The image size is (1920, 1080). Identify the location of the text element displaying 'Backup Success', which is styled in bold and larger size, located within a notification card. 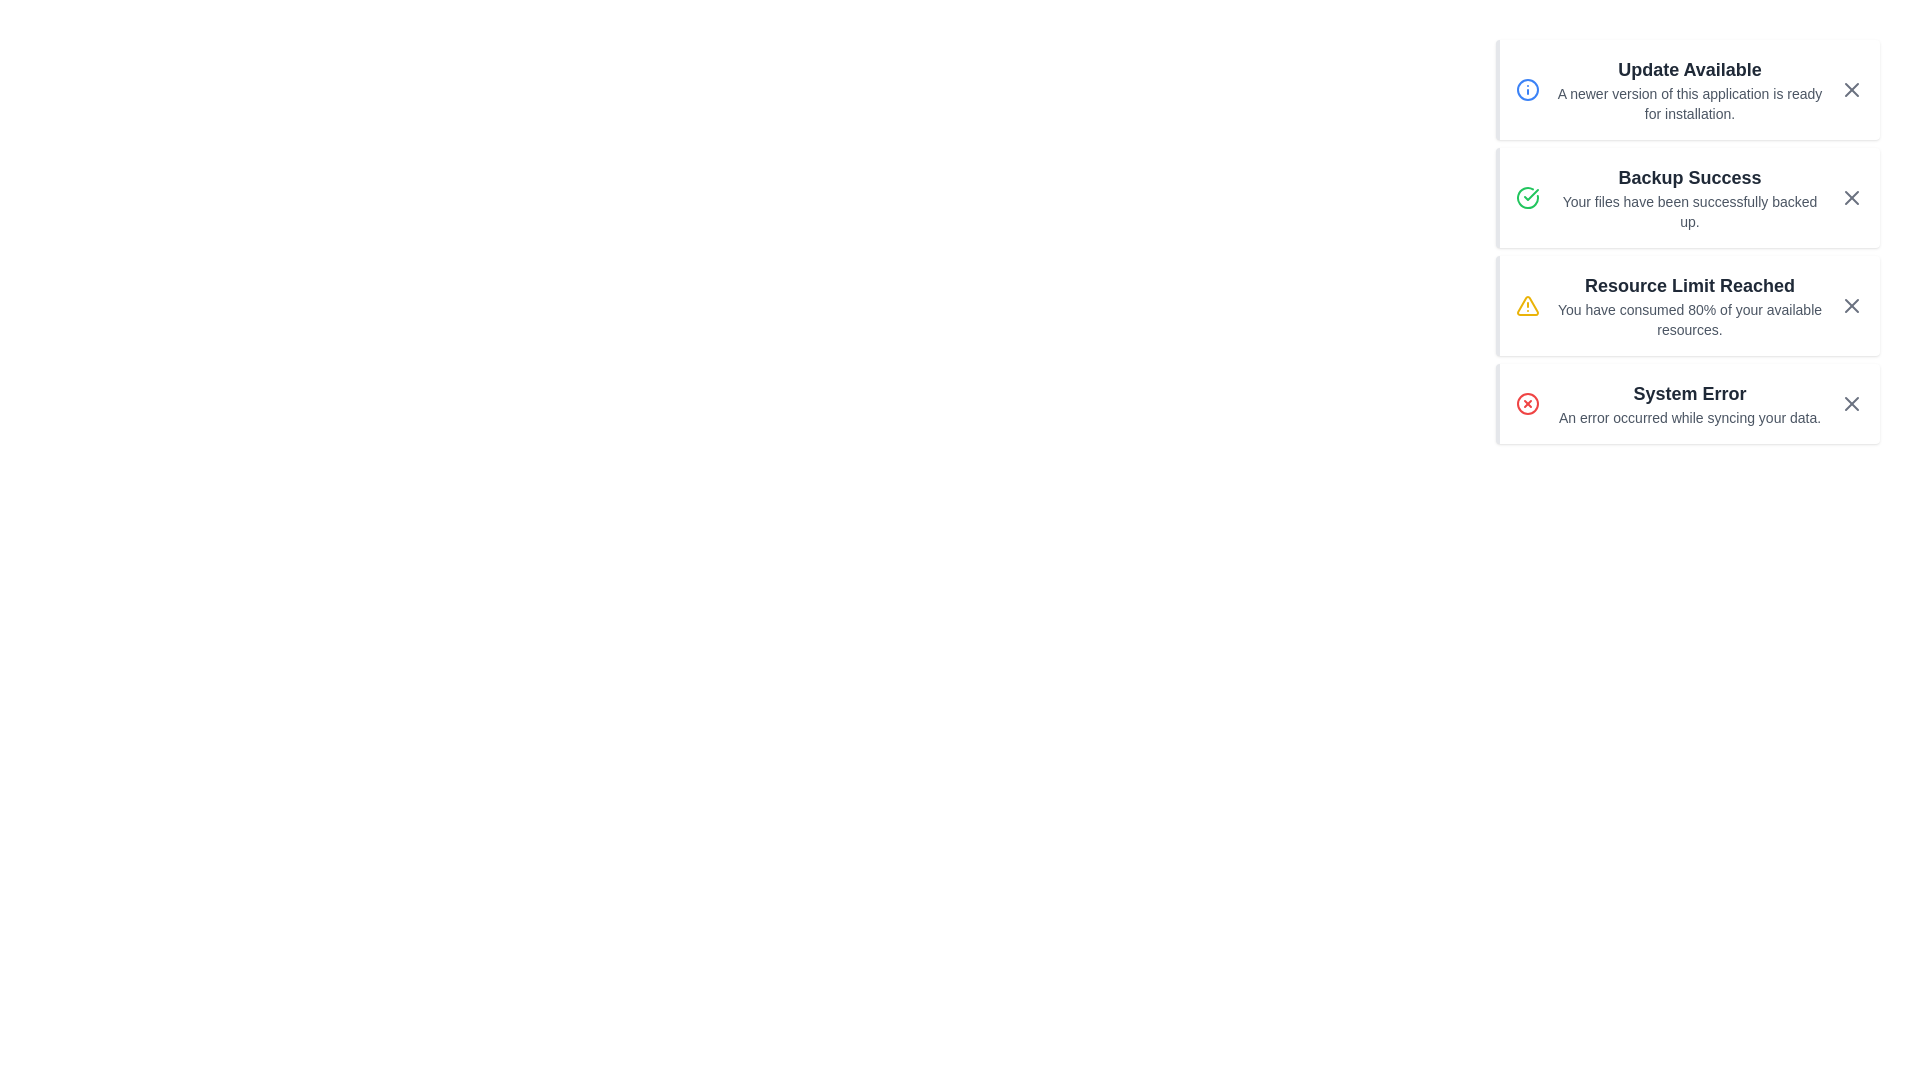
(1688, 176).